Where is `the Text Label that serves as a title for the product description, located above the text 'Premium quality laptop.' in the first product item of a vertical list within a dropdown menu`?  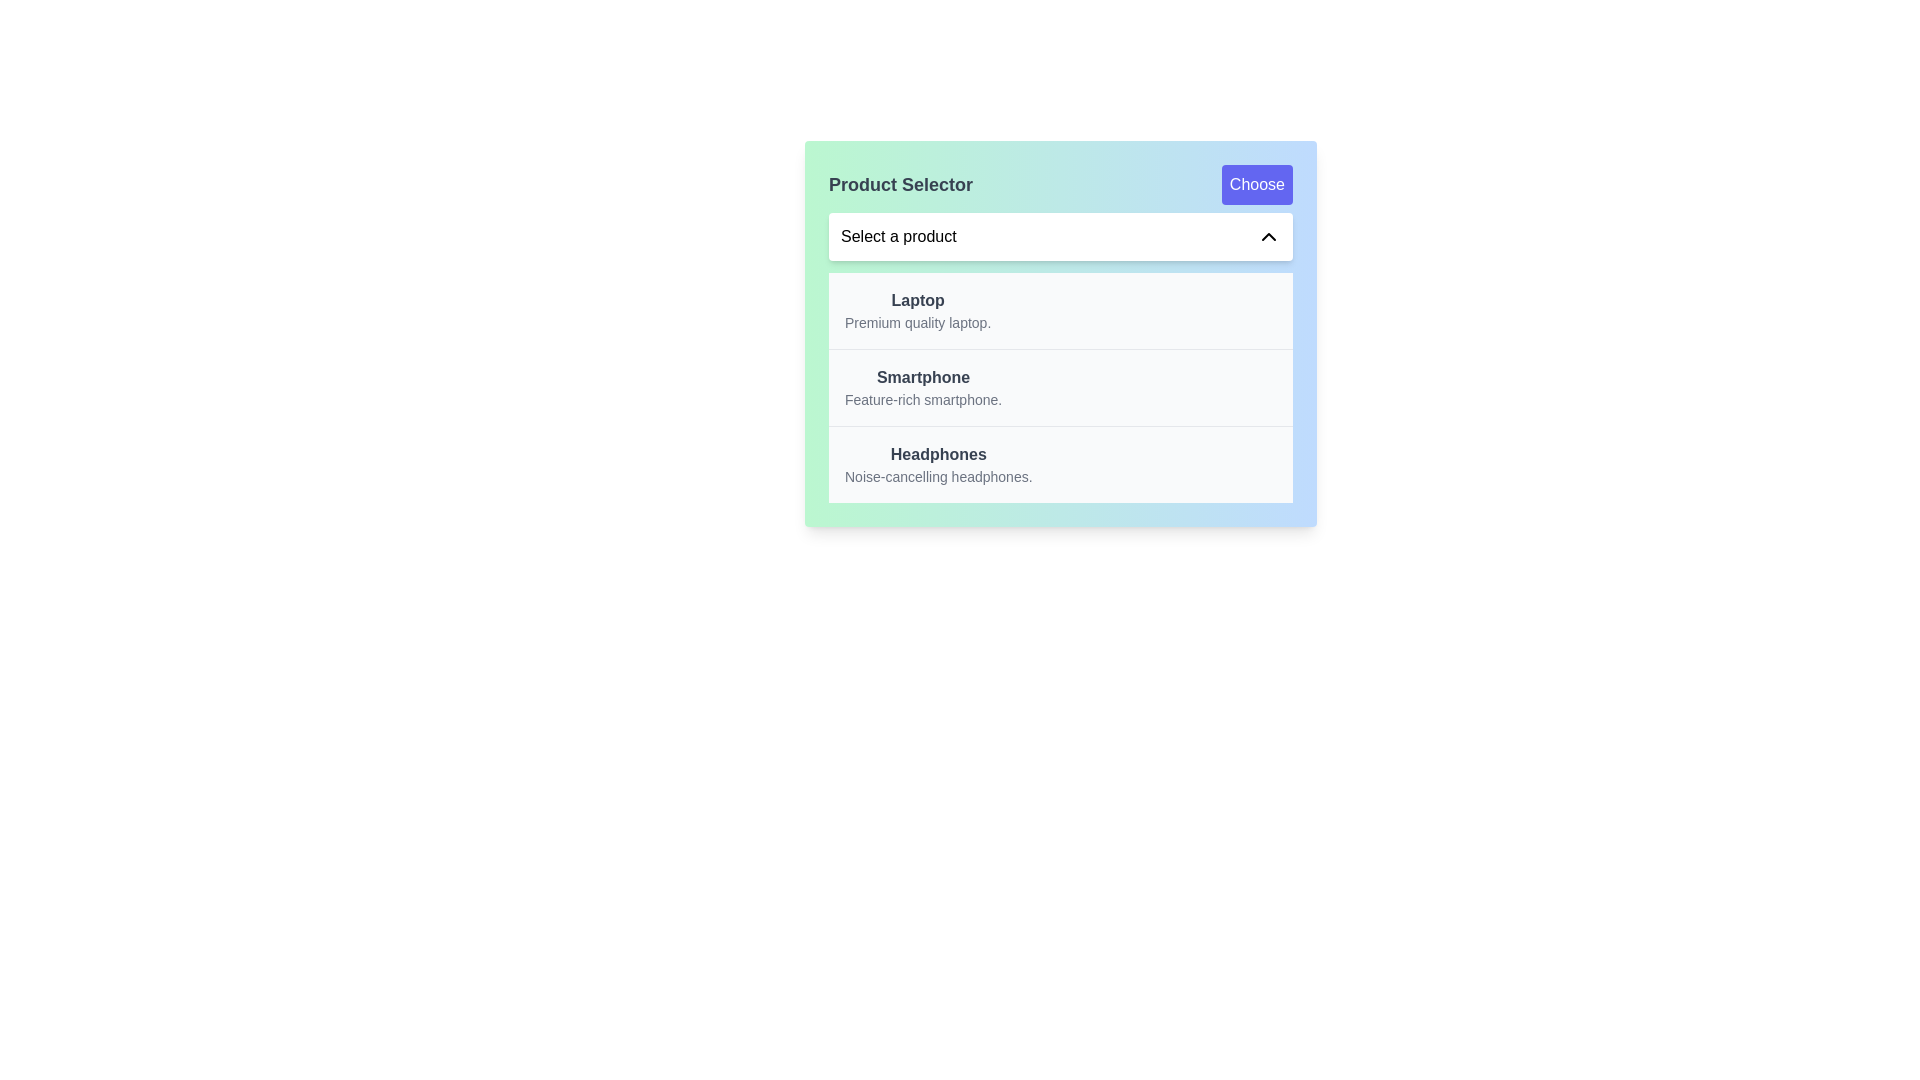
the Text Label that serves as a title for the product description, located above the text 'Premium quality laptop.' in the first product item of a vertical list within a dropdown menu is located at coordinates (917, 300).